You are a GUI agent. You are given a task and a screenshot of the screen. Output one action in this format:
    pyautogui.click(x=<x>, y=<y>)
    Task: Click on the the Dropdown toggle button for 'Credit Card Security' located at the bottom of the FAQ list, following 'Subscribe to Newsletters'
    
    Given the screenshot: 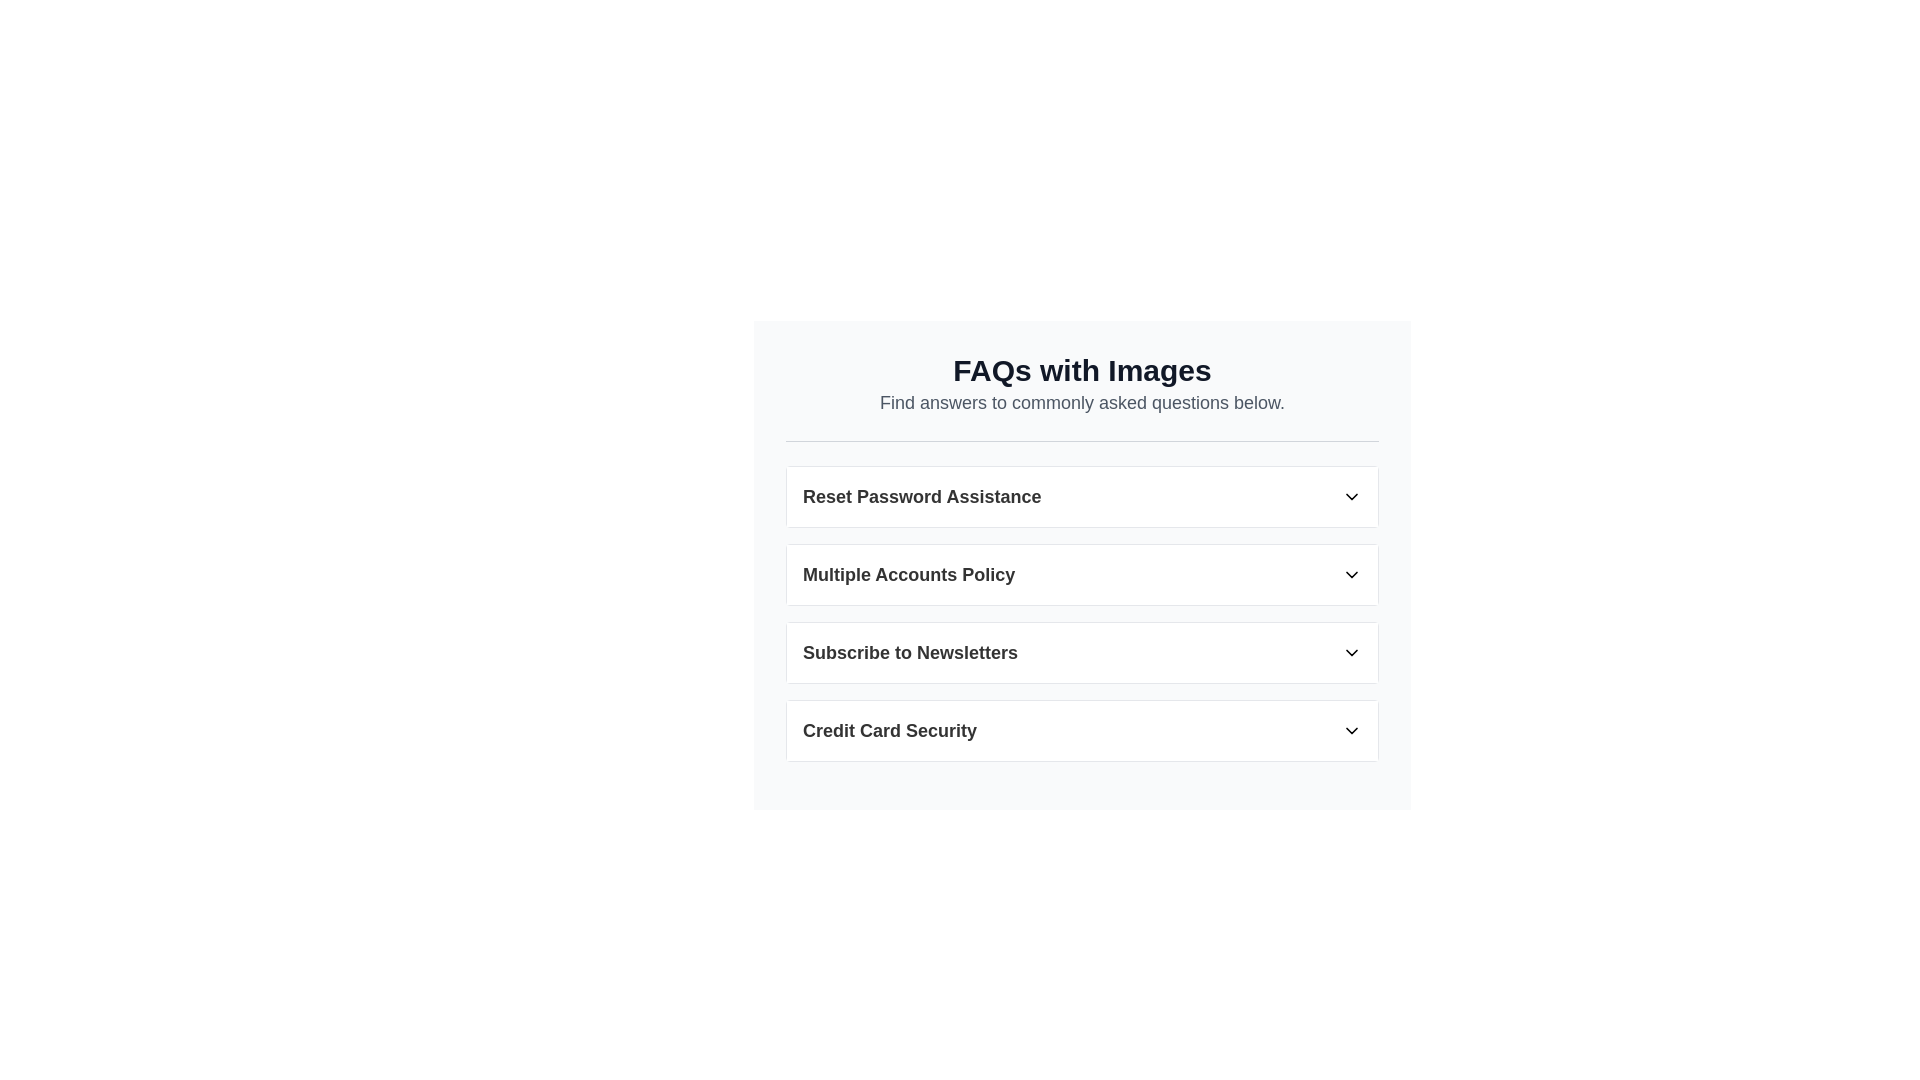 What is the action you would take?
    pyautogui.click(x=1081, y=731)
    